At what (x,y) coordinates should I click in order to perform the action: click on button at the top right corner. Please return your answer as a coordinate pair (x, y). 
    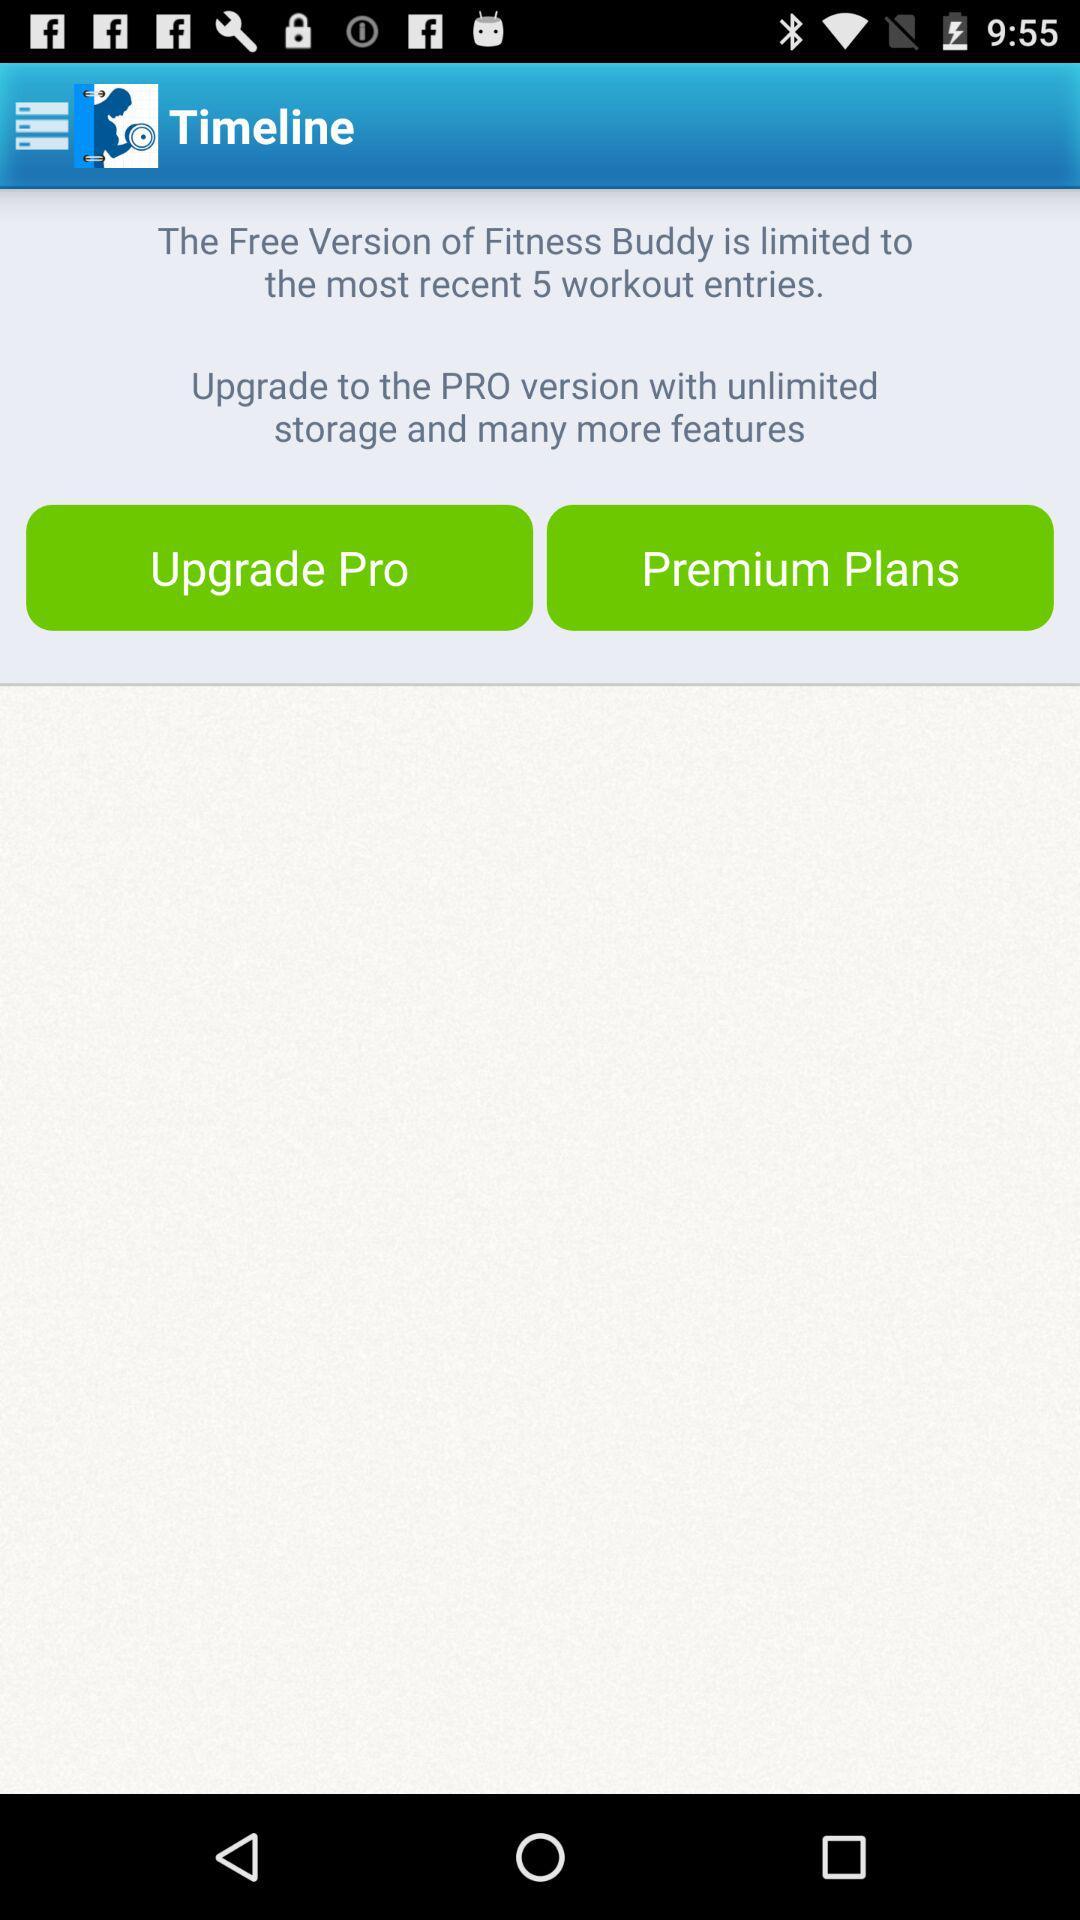
    Looking at the image, I should click on (799, 566).